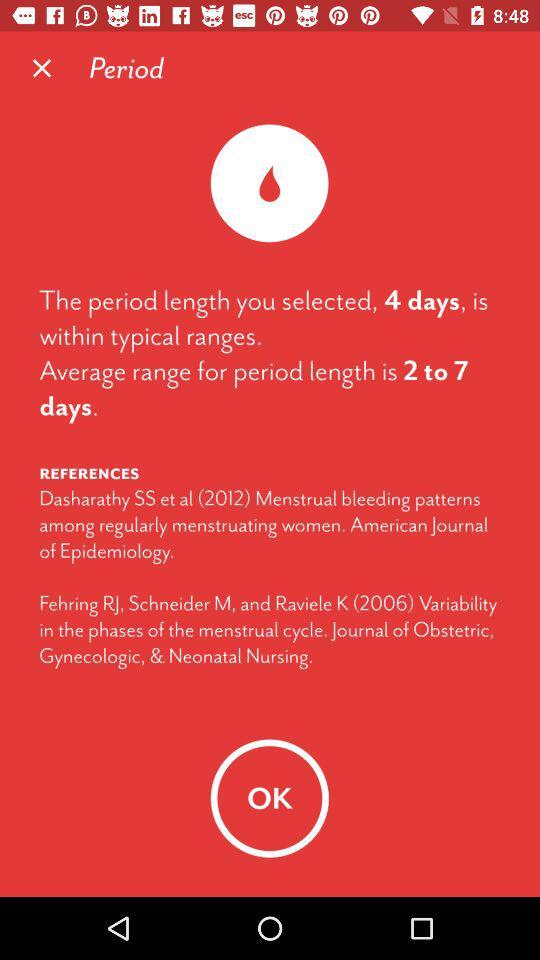 The height and width of the screenshot is (960, 540). What do you see at coordinates (42, 68) in the screenshot?
I see `the close icon` at bounding box center [42, 68].